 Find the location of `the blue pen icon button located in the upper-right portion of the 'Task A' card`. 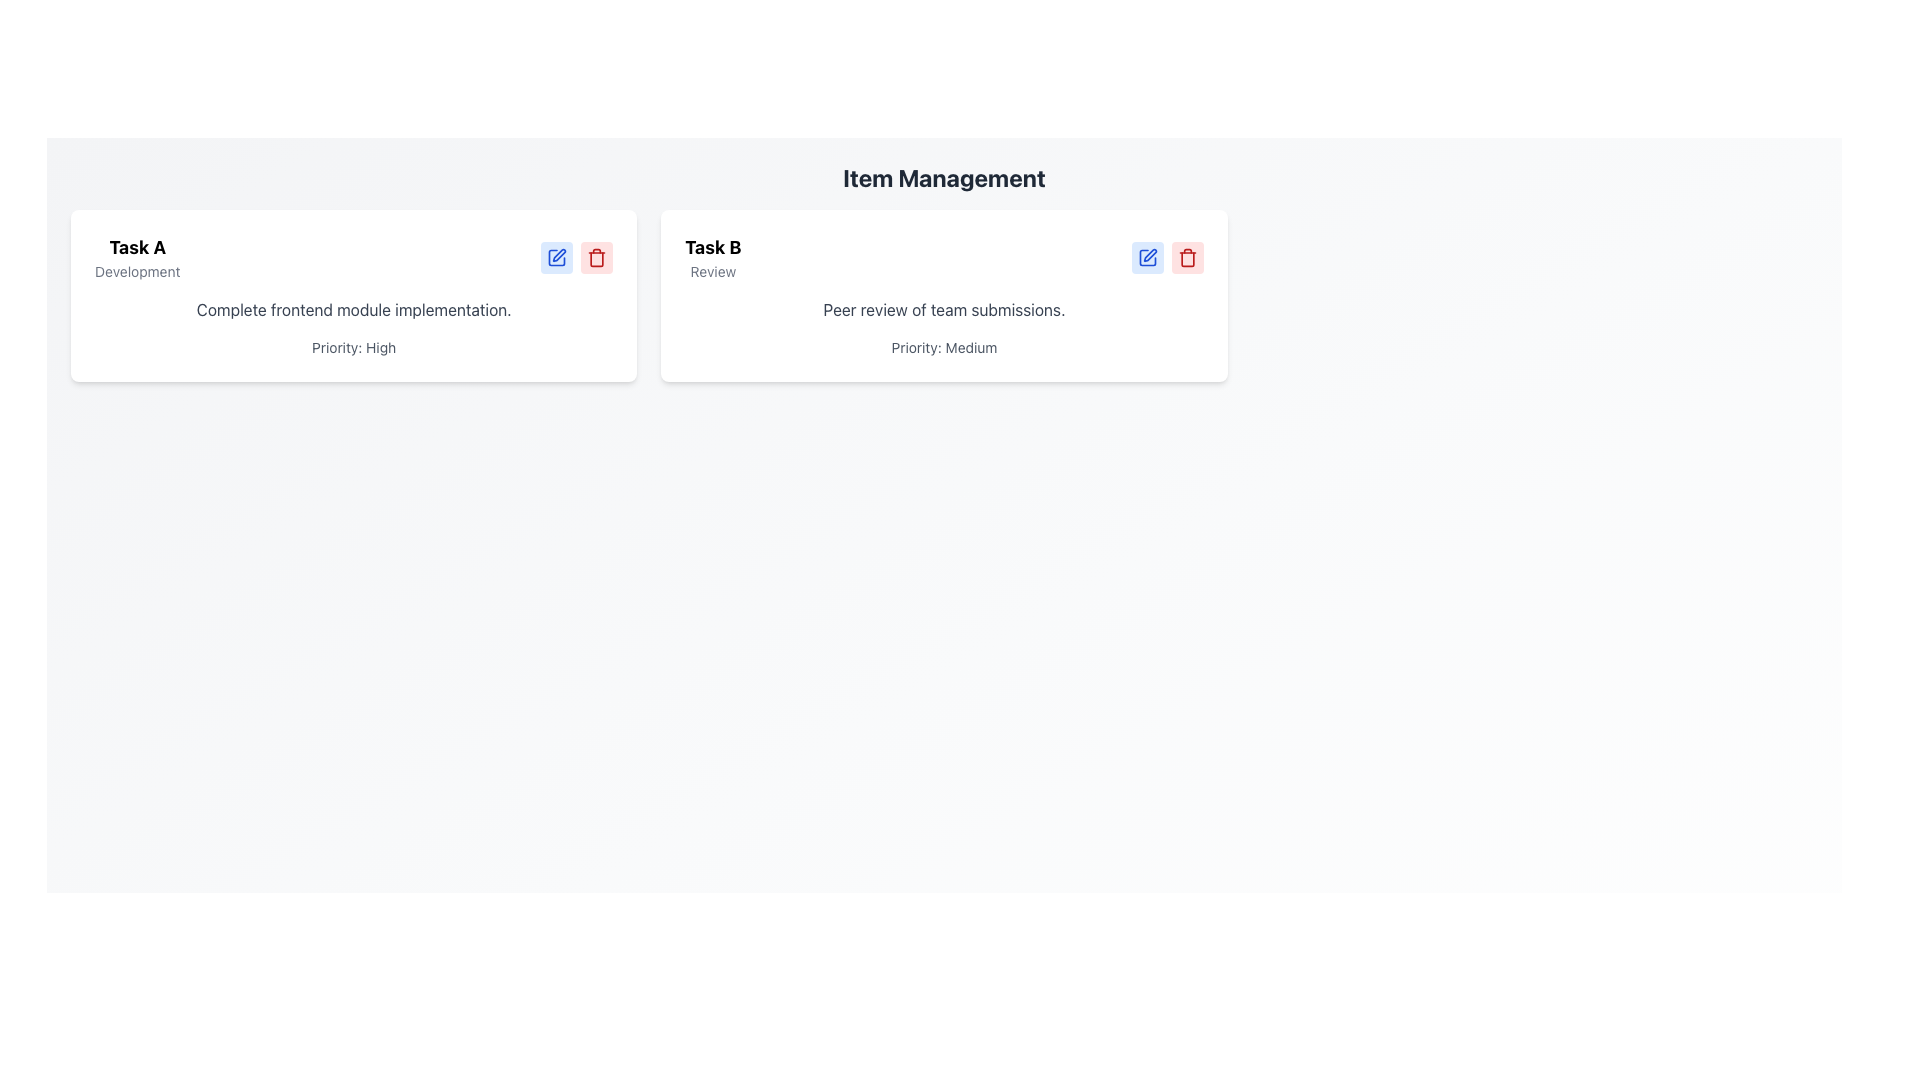

the blue pen icon button located in the upper-right portion of the 'Task A' card is located at coordinates (557, 257).